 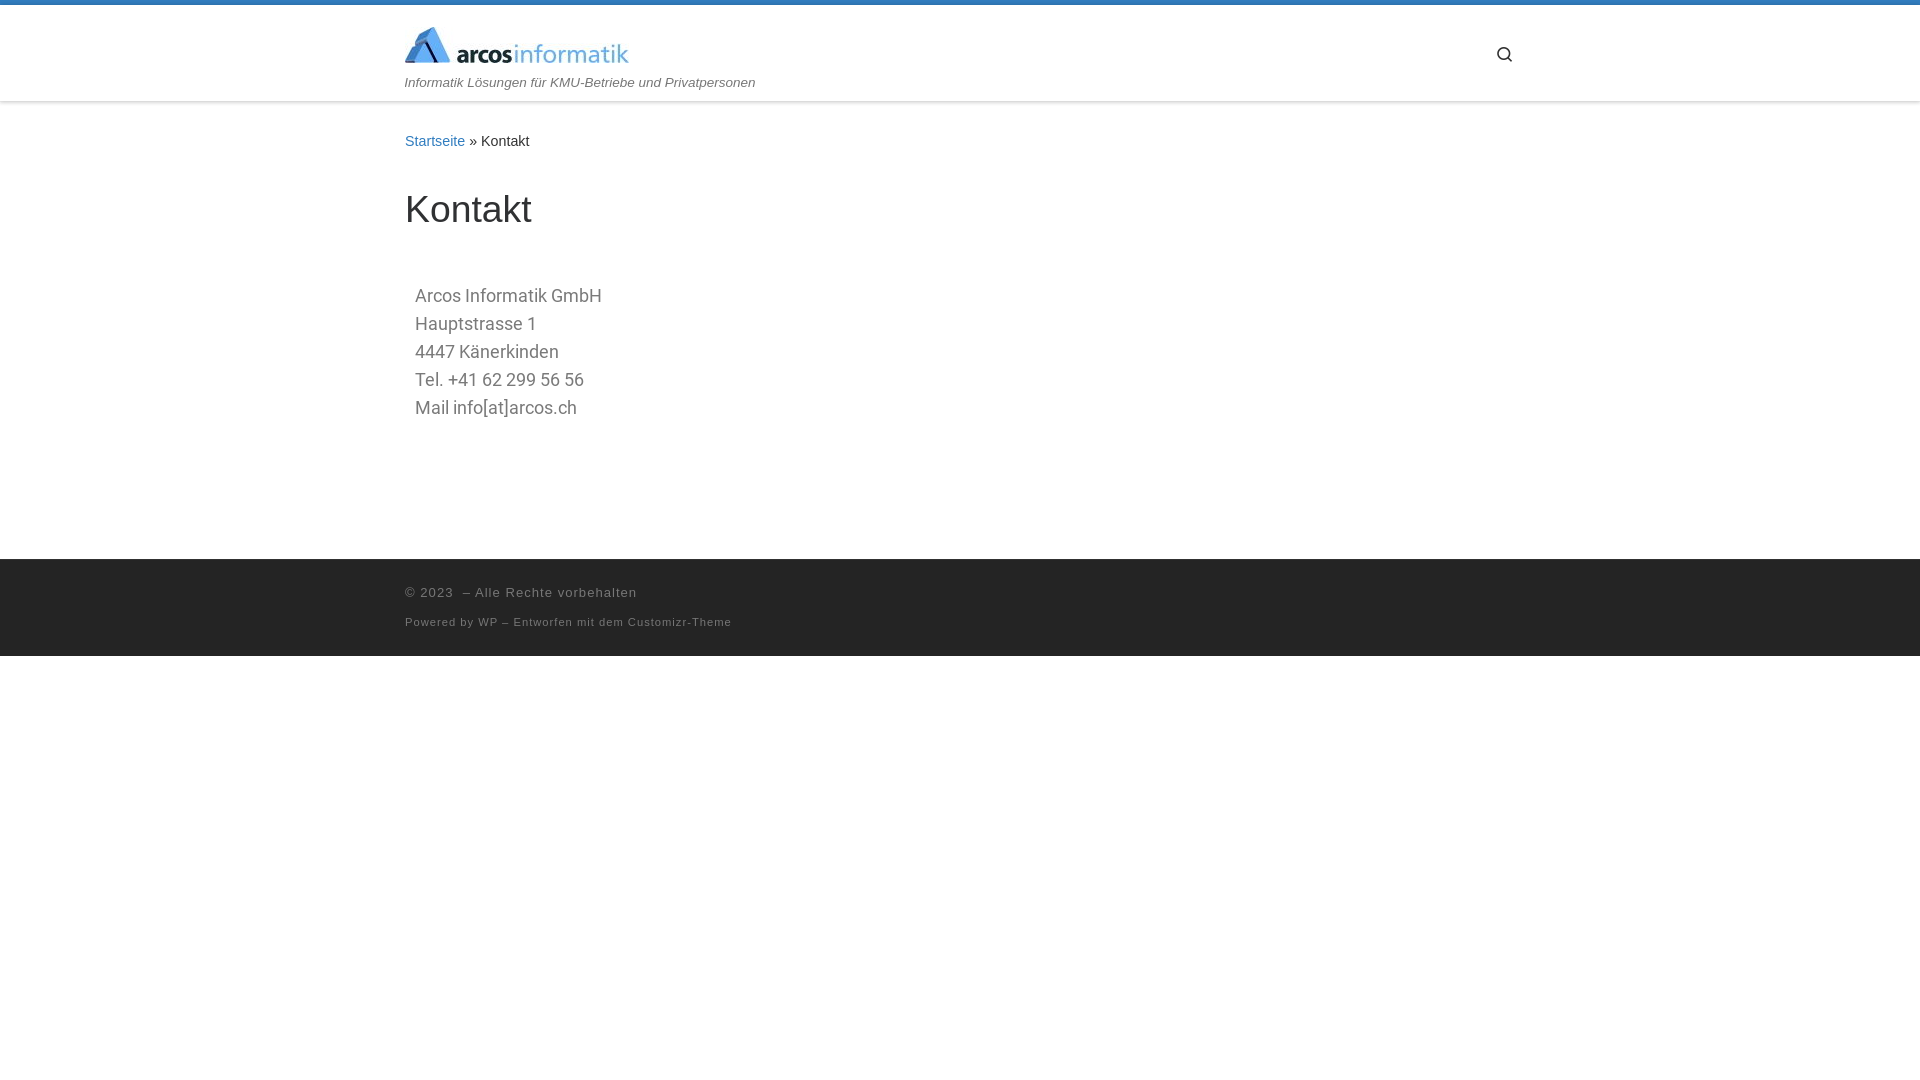 I want to click on 'Skip to content', so click(x=80, y=27).